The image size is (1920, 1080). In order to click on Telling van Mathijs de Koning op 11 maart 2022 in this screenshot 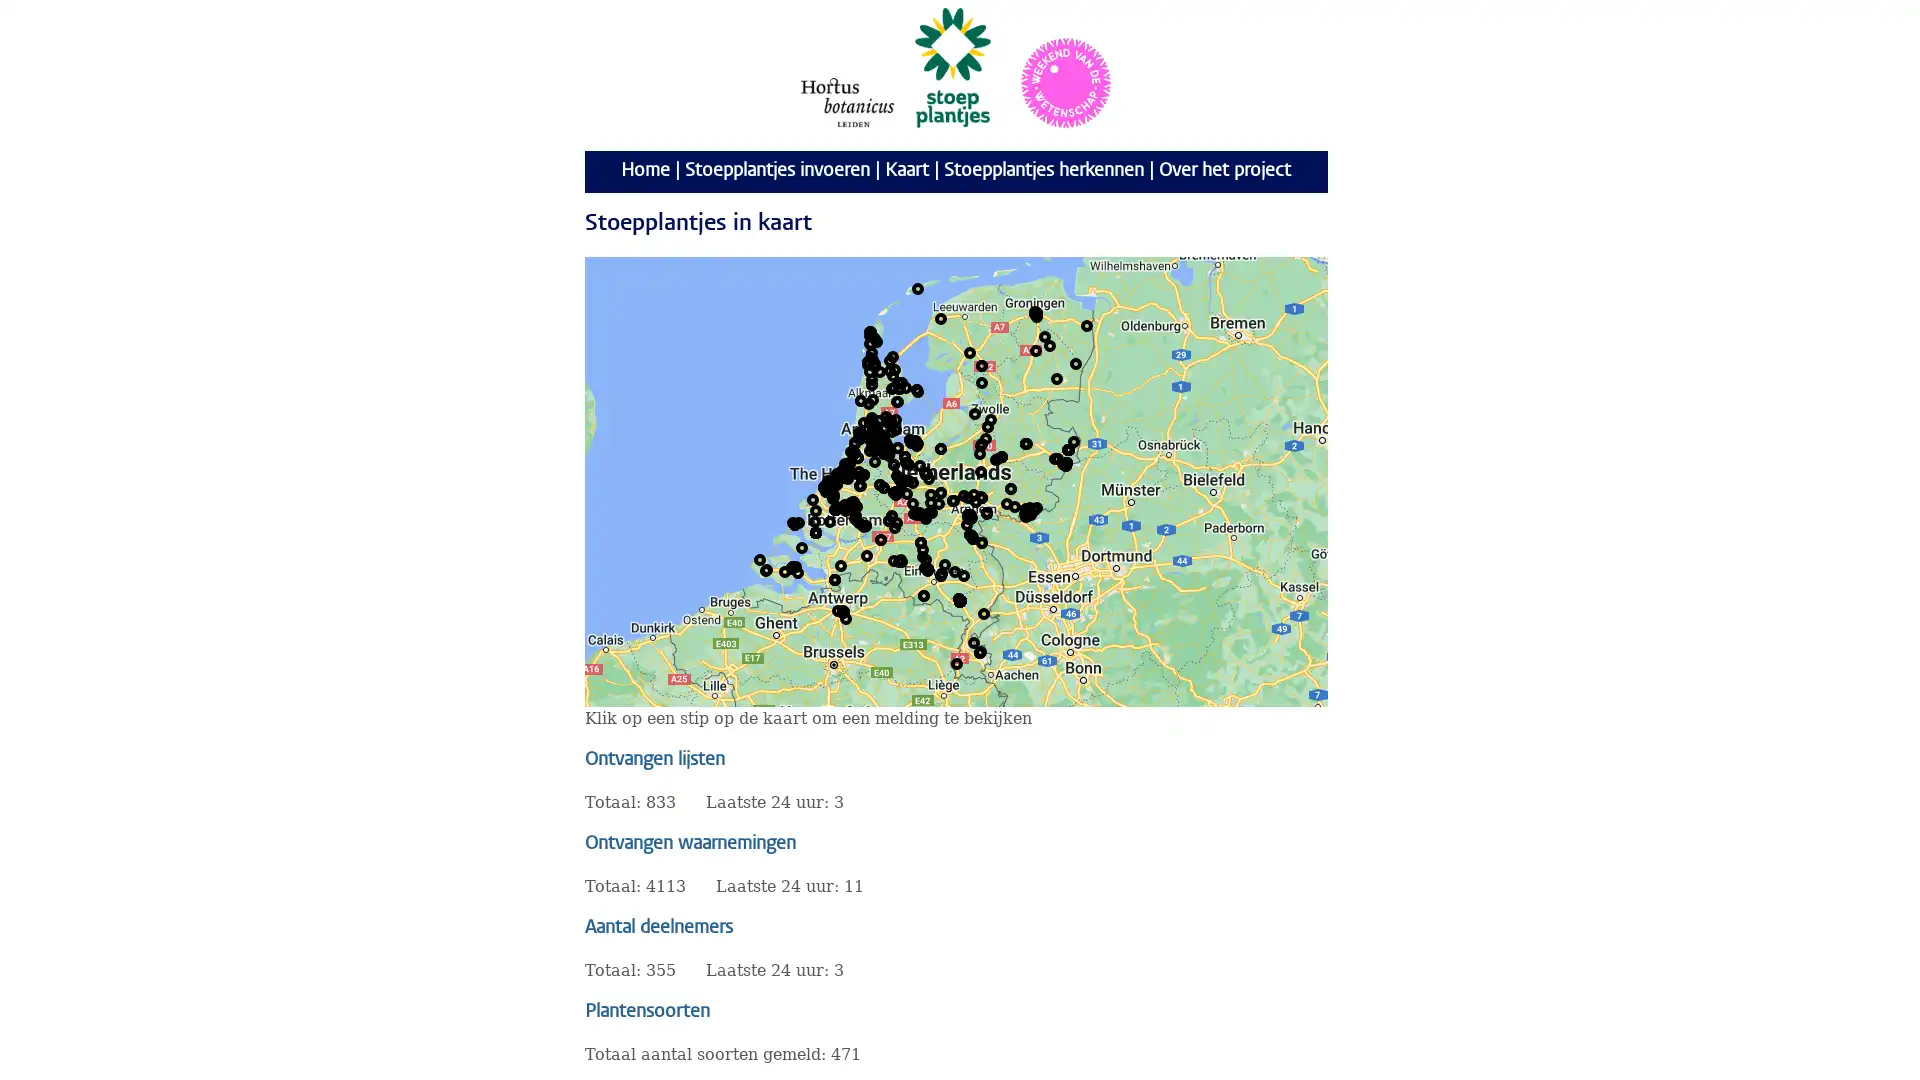, I will do `click(844, 473)`.